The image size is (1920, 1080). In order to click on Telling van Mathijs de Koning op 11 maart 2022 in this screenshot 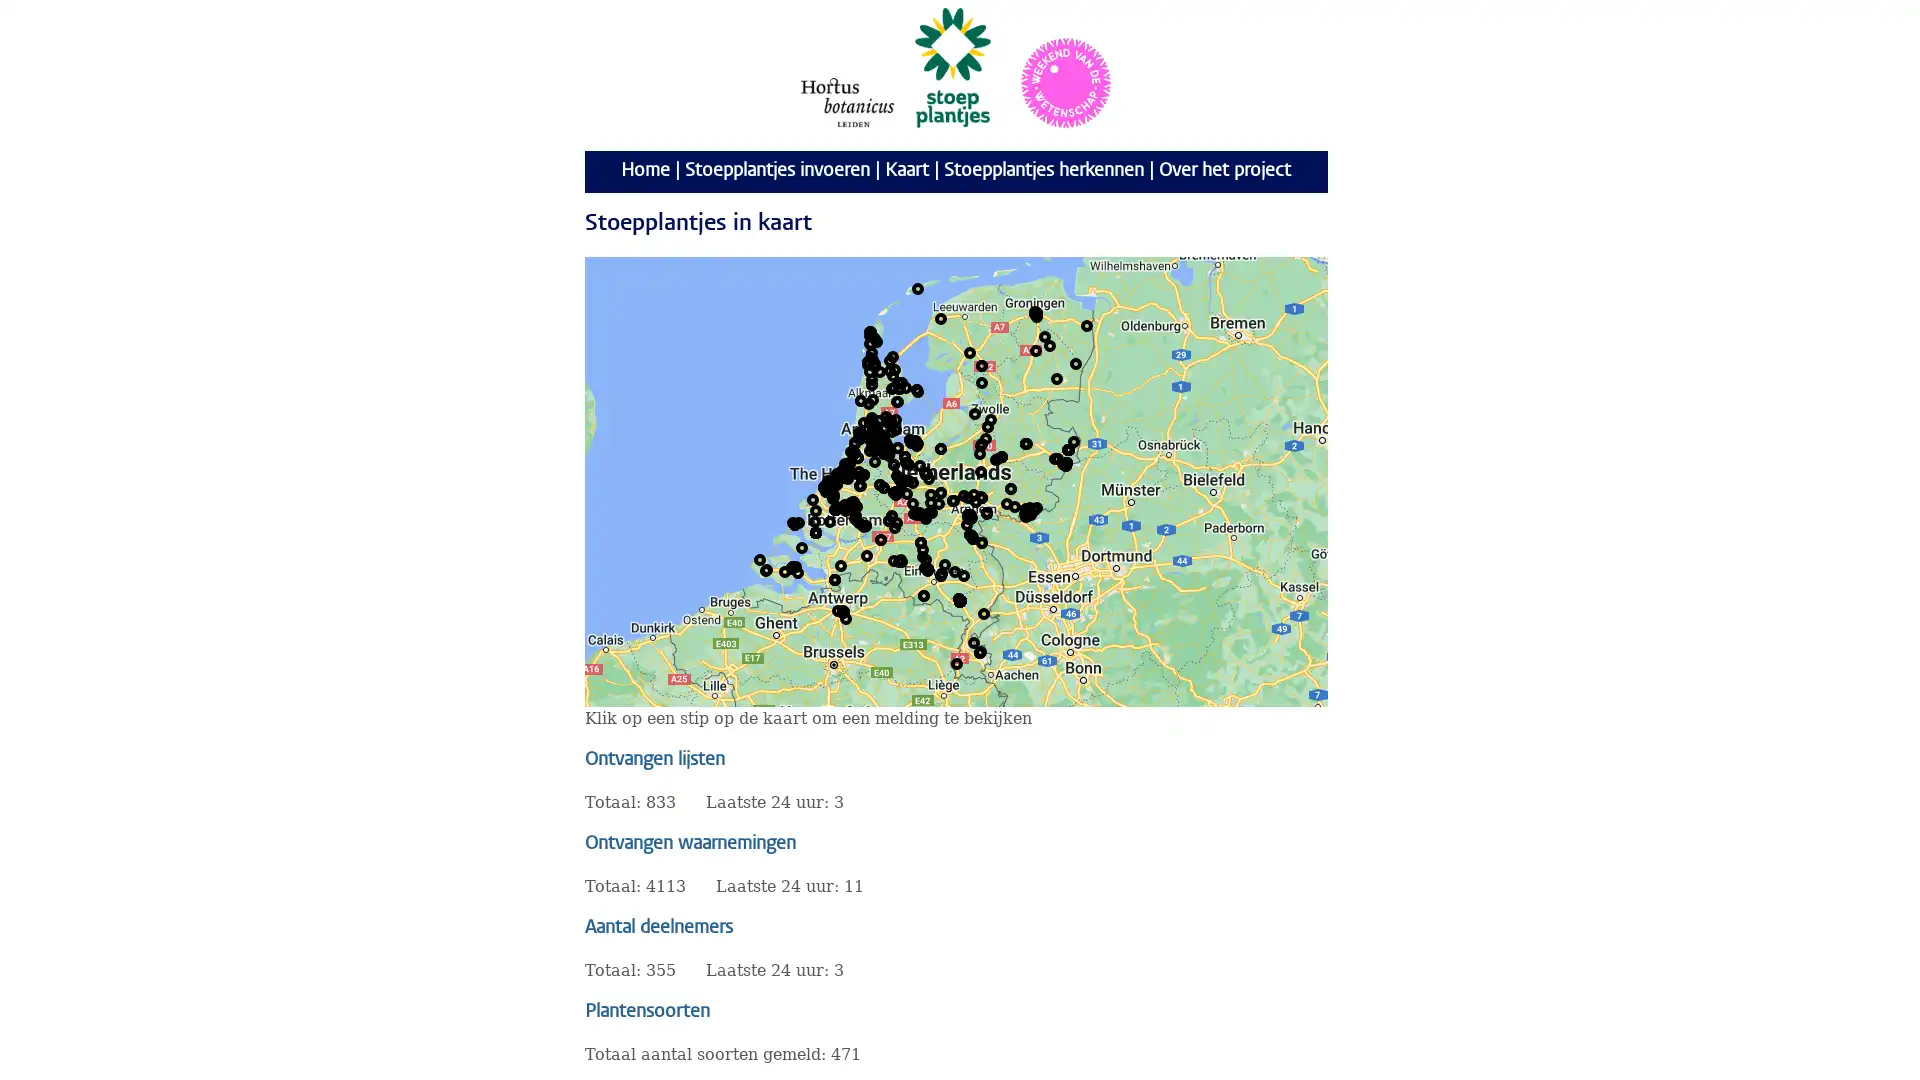, I will do `click(844, 473)`.